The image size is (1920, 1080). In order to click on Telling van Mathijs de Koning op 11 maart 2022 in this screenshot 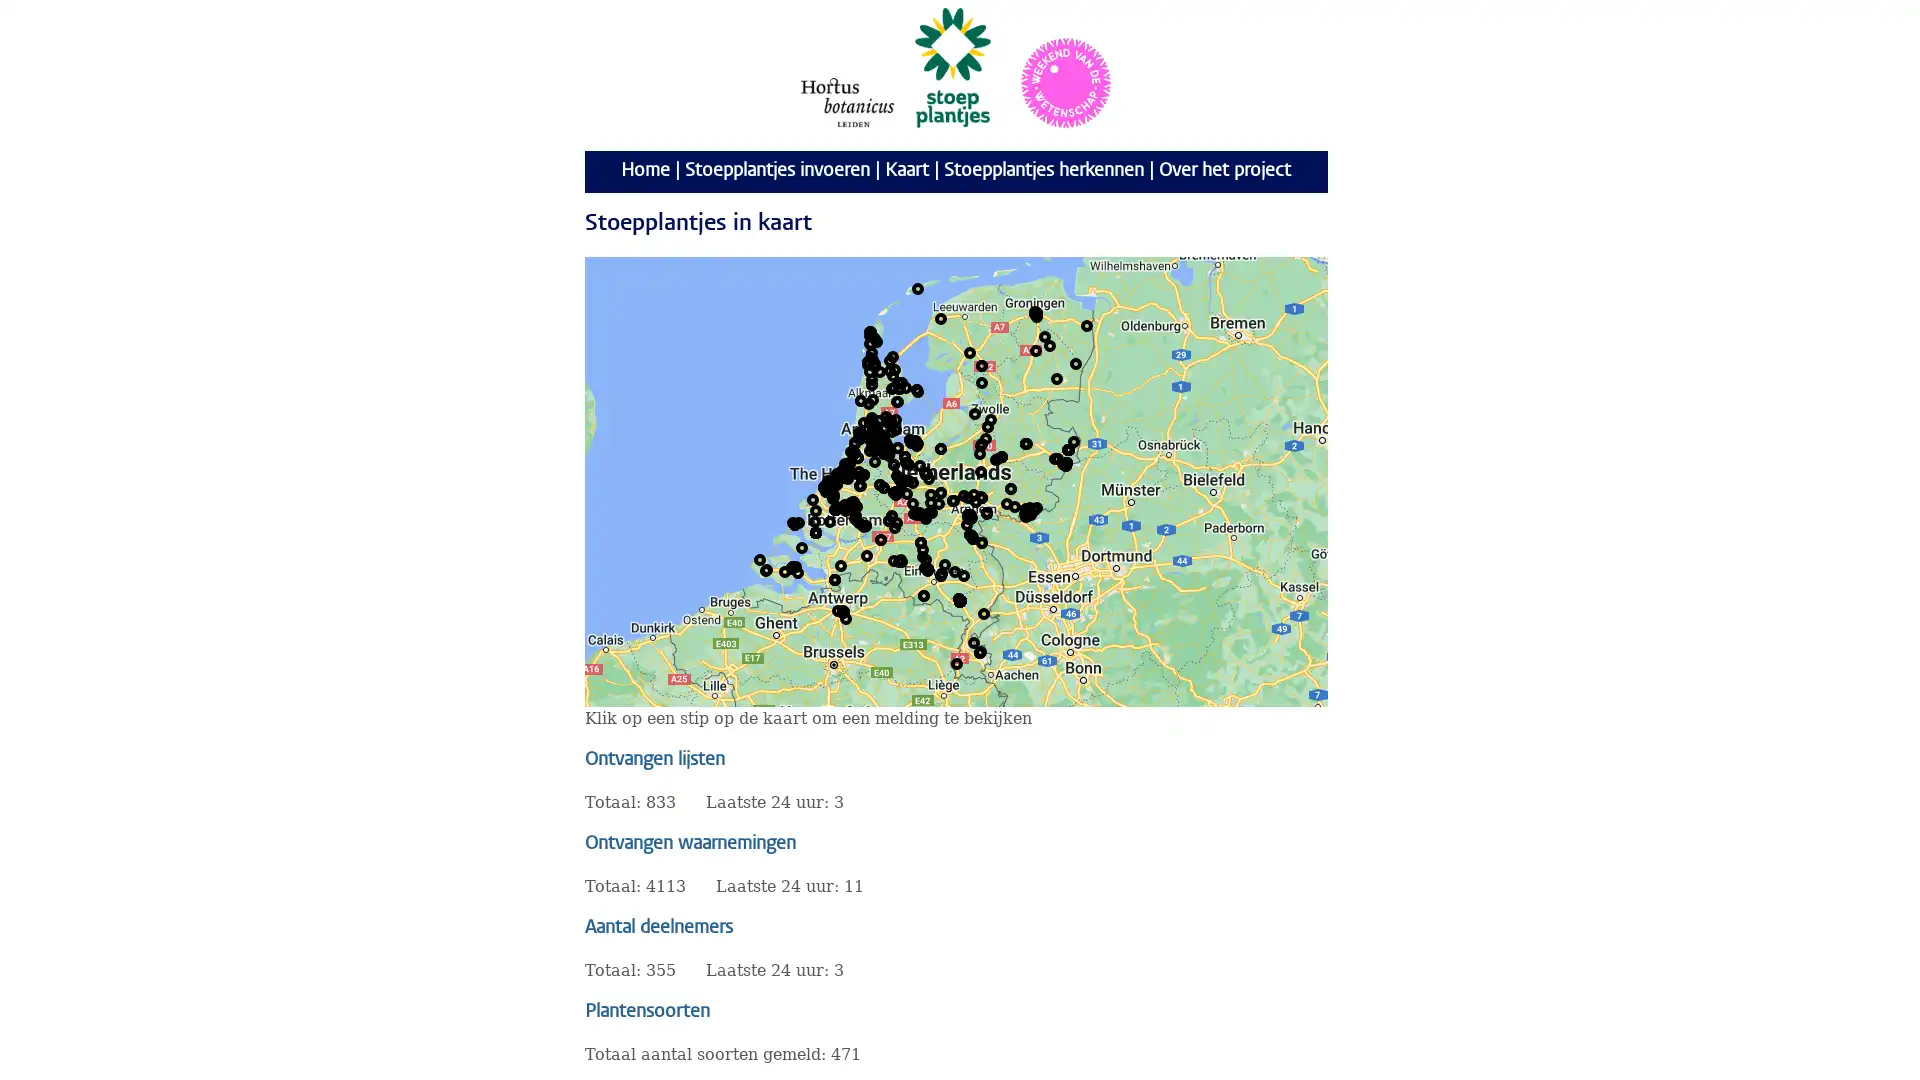, I will do `click(844, 473)`.